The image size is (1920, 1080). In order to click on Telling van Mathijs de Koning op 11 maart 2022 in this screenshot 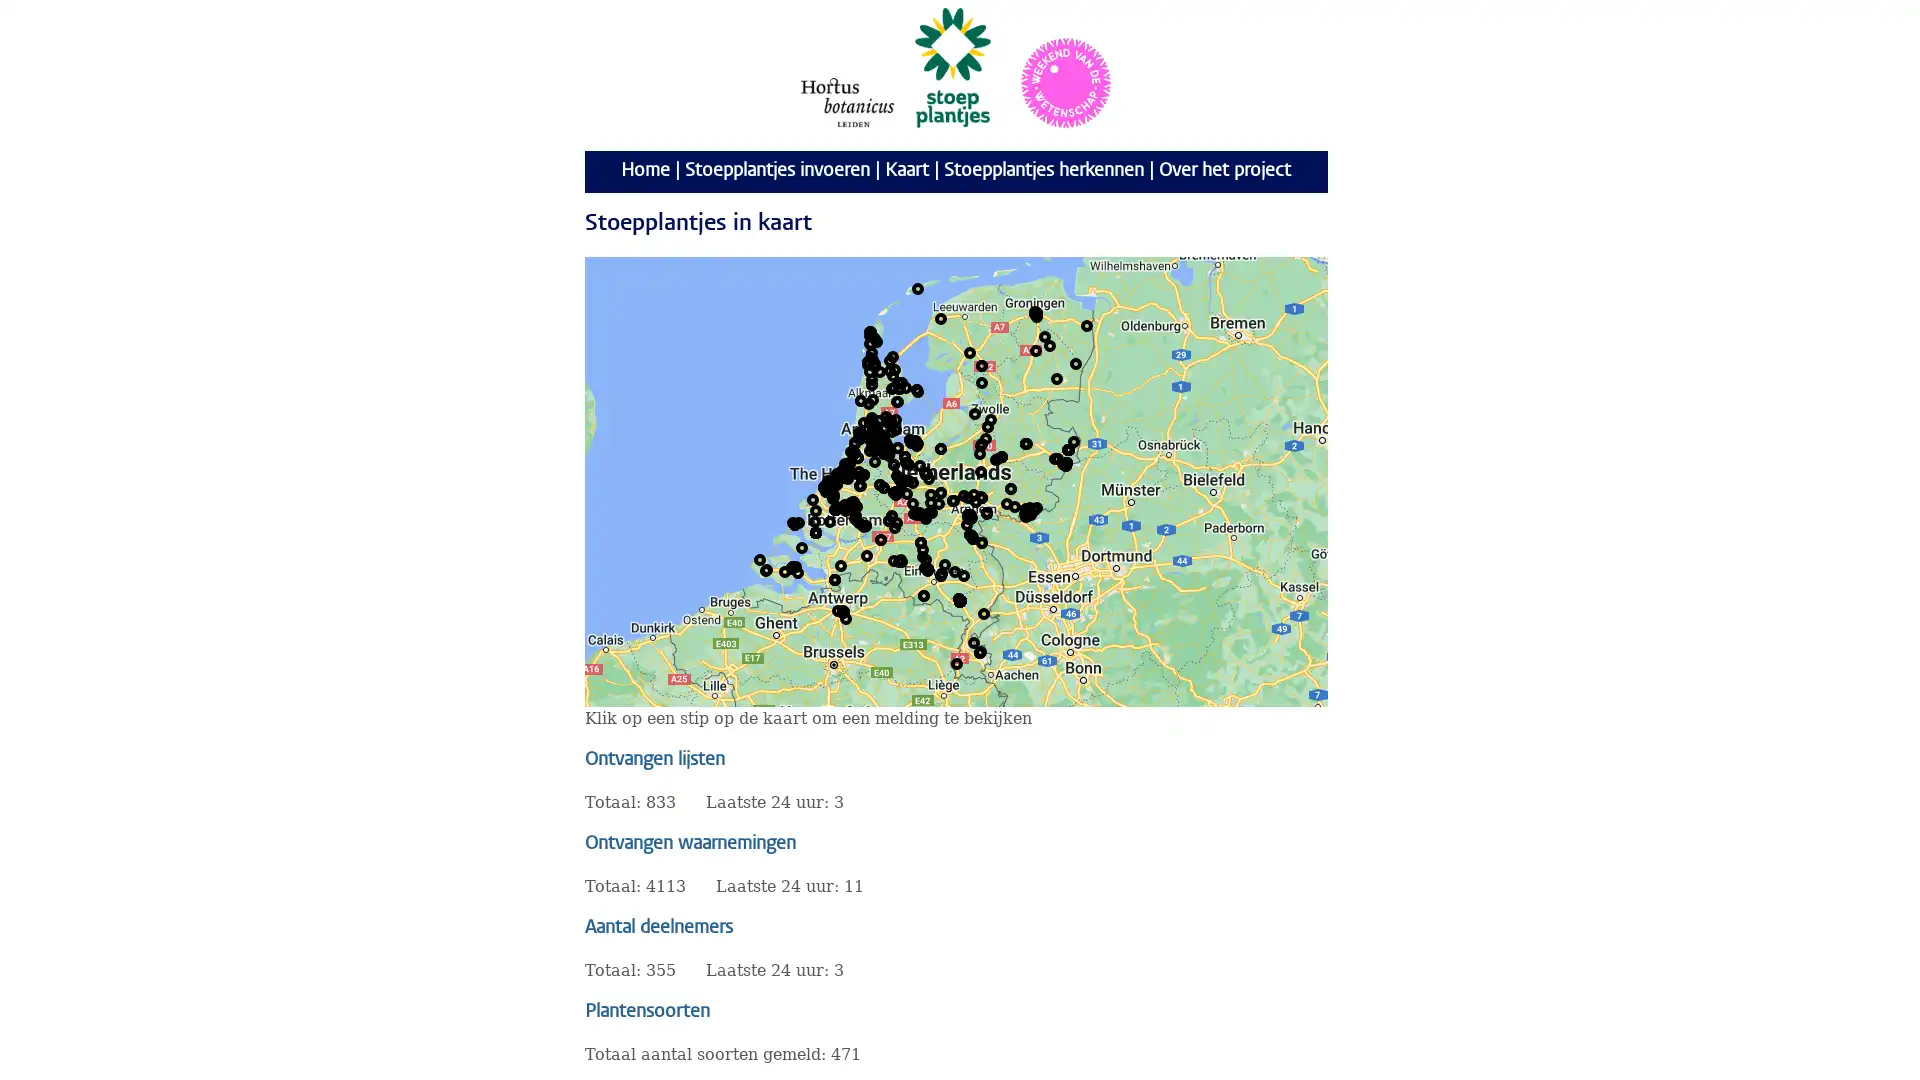, I will do `click(844, 473)`.